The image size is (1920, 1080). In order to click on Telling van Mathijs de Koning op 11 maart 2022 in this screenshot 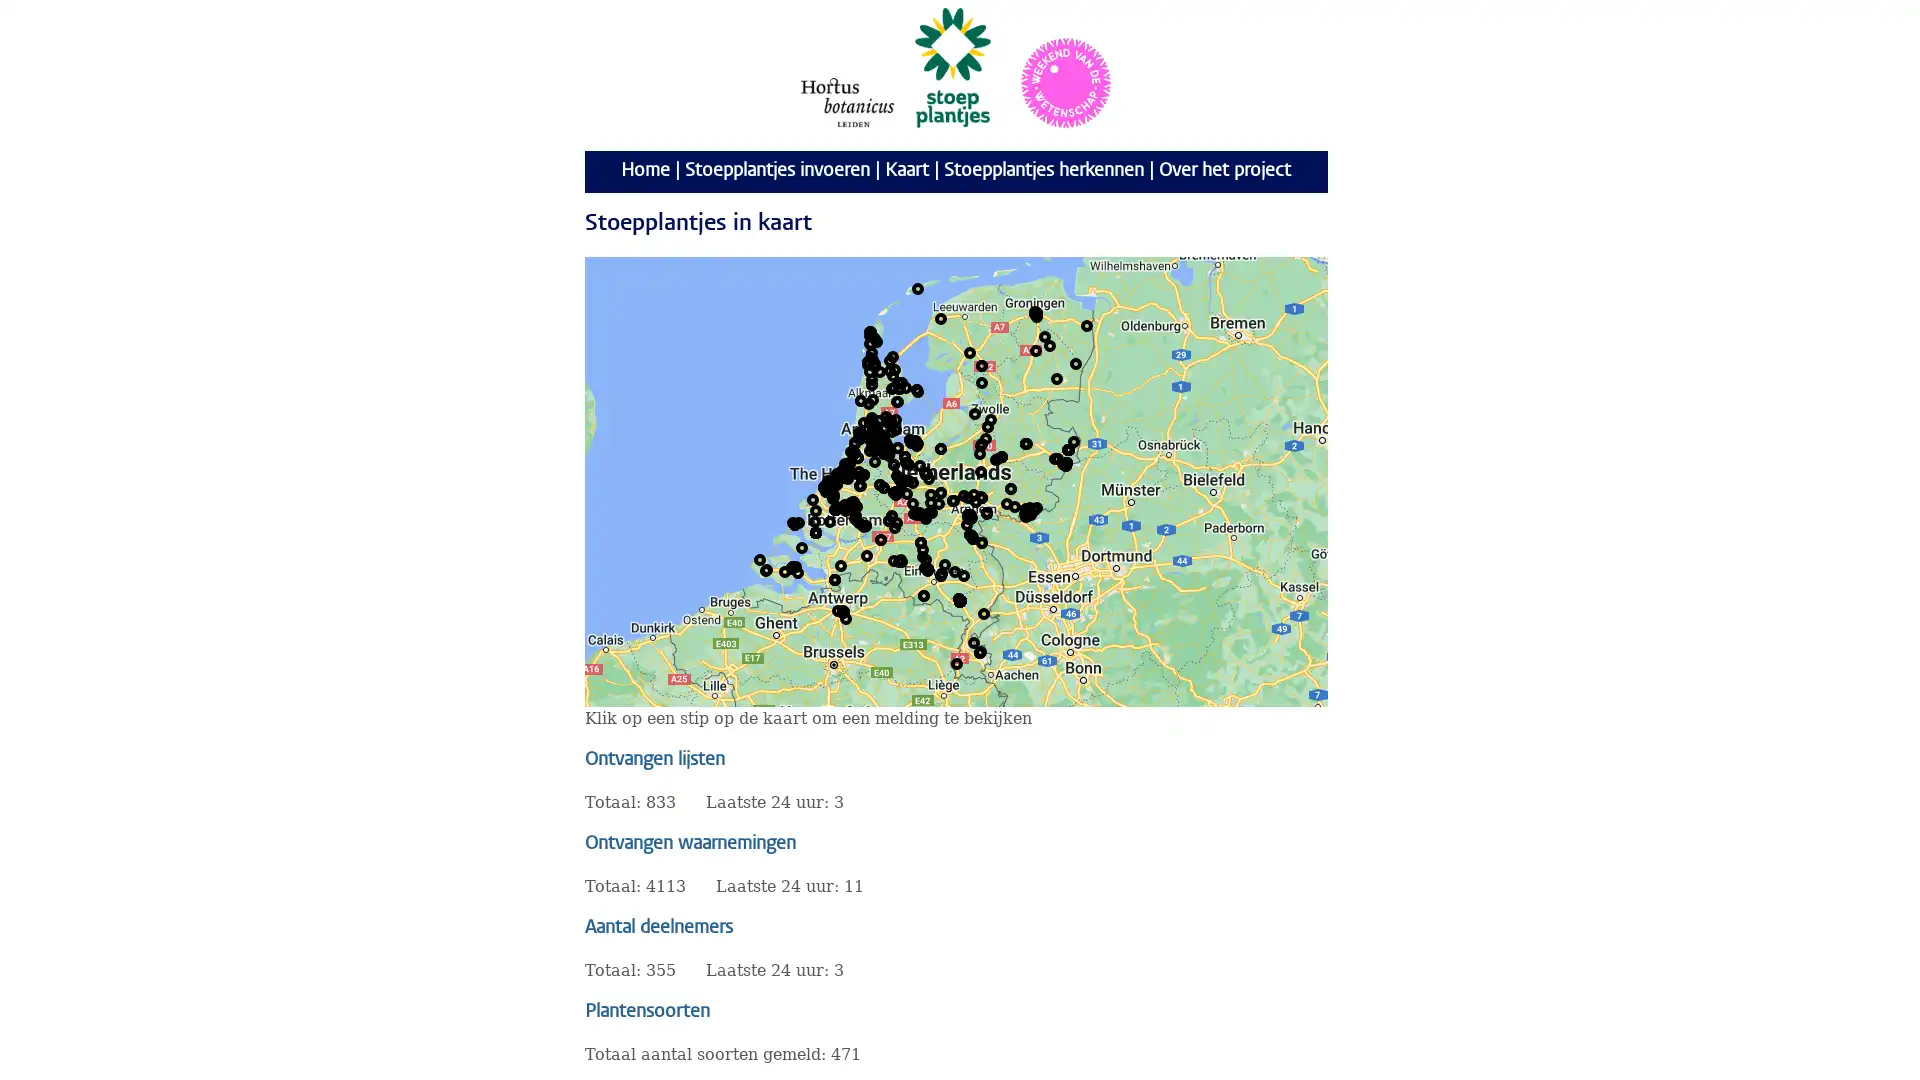, I will do `click(844, 473)`.